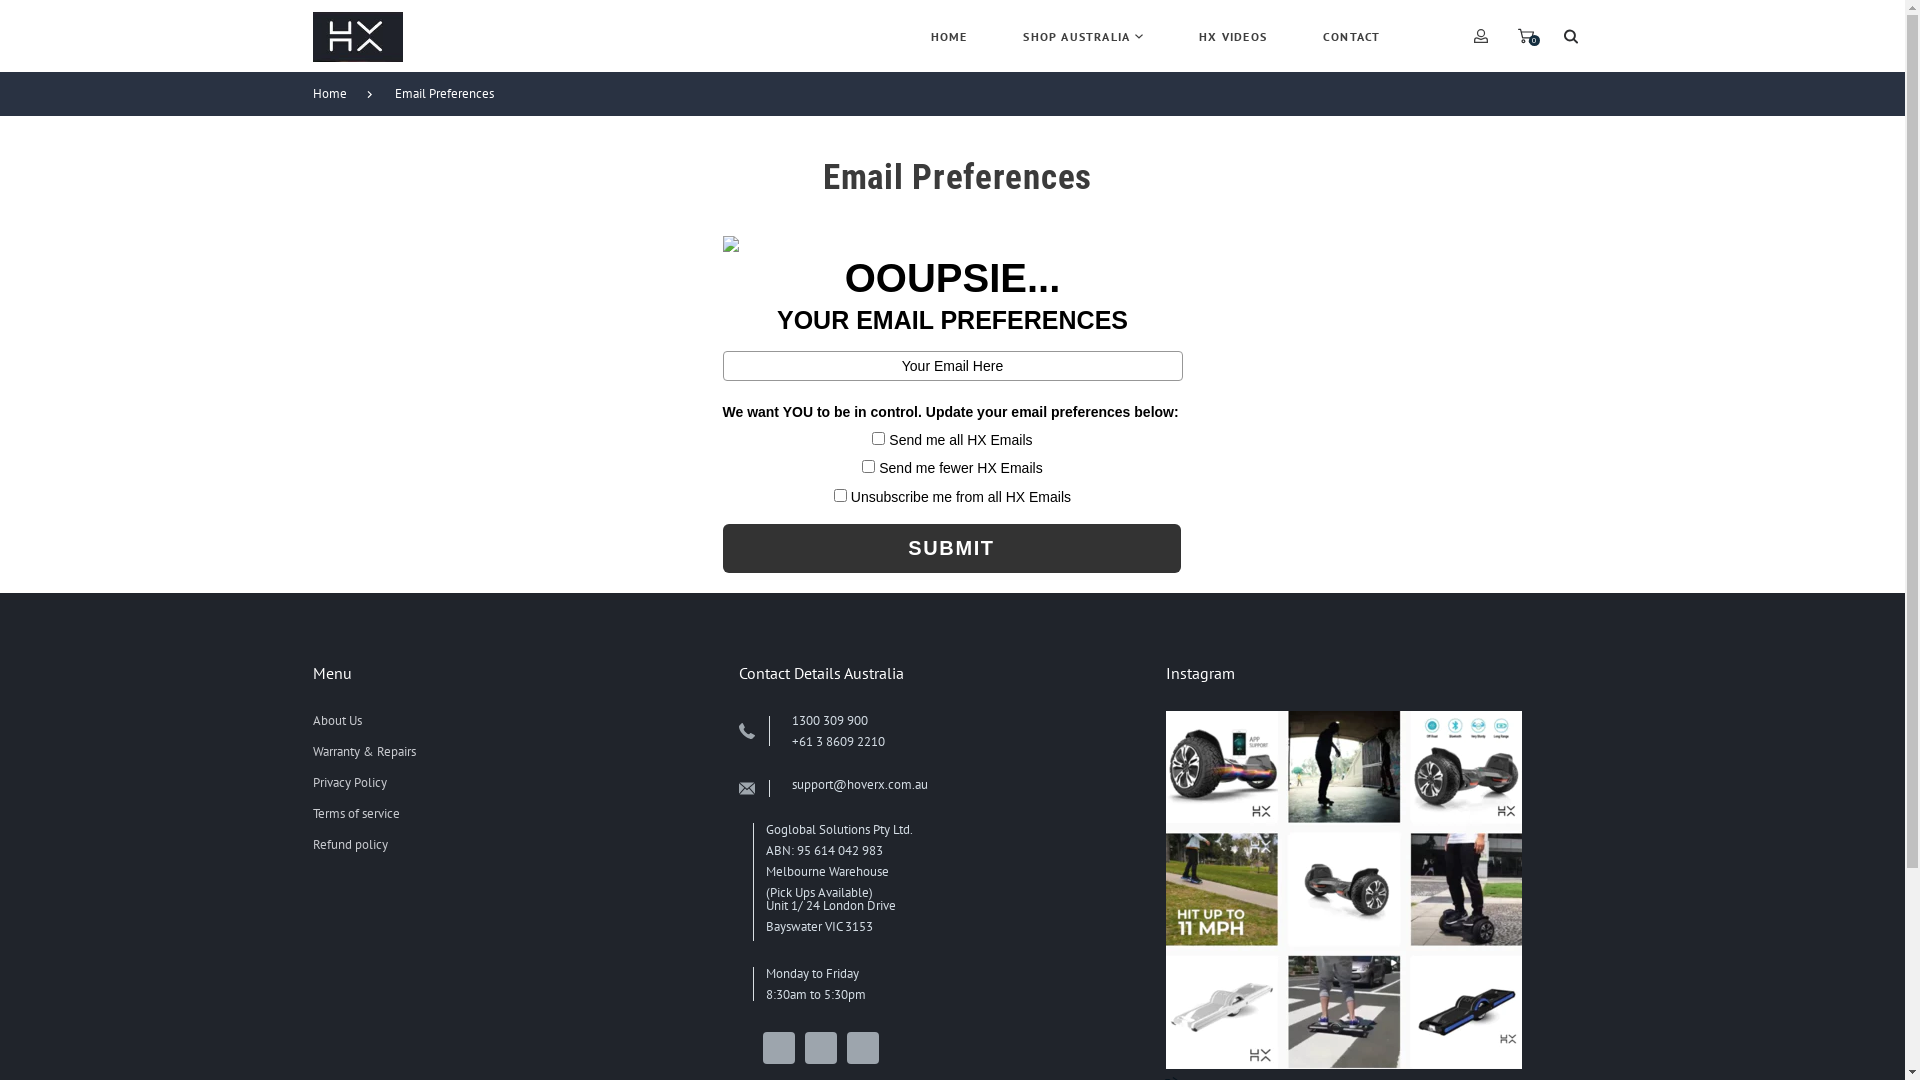 The height and width of the screenshot is (1080, 1920). What do you see at coordinates (339, 93) in the screenshot?
I see `'Home'` at bounding box center [339, 93].